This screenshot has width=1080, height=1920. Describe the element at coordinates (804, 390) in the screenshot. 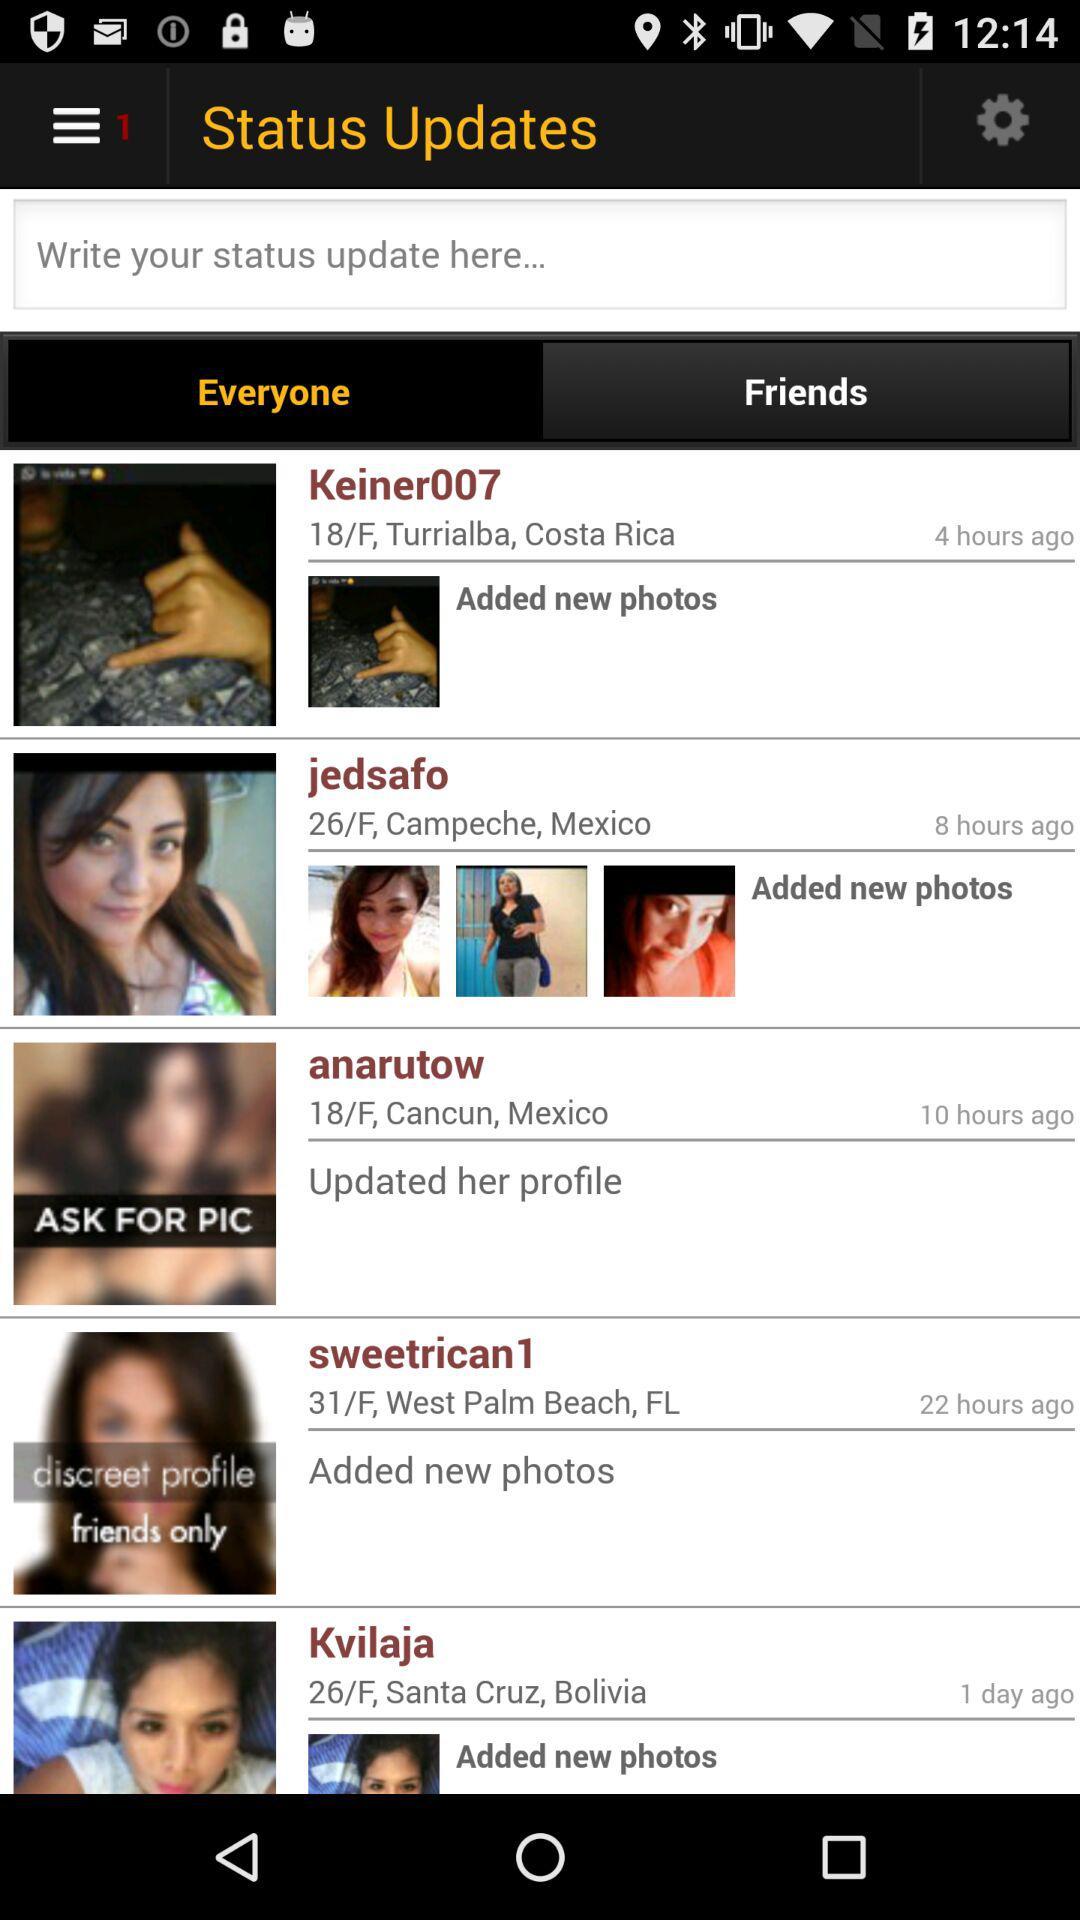

I see `the item next to the everyone icon` at that location.